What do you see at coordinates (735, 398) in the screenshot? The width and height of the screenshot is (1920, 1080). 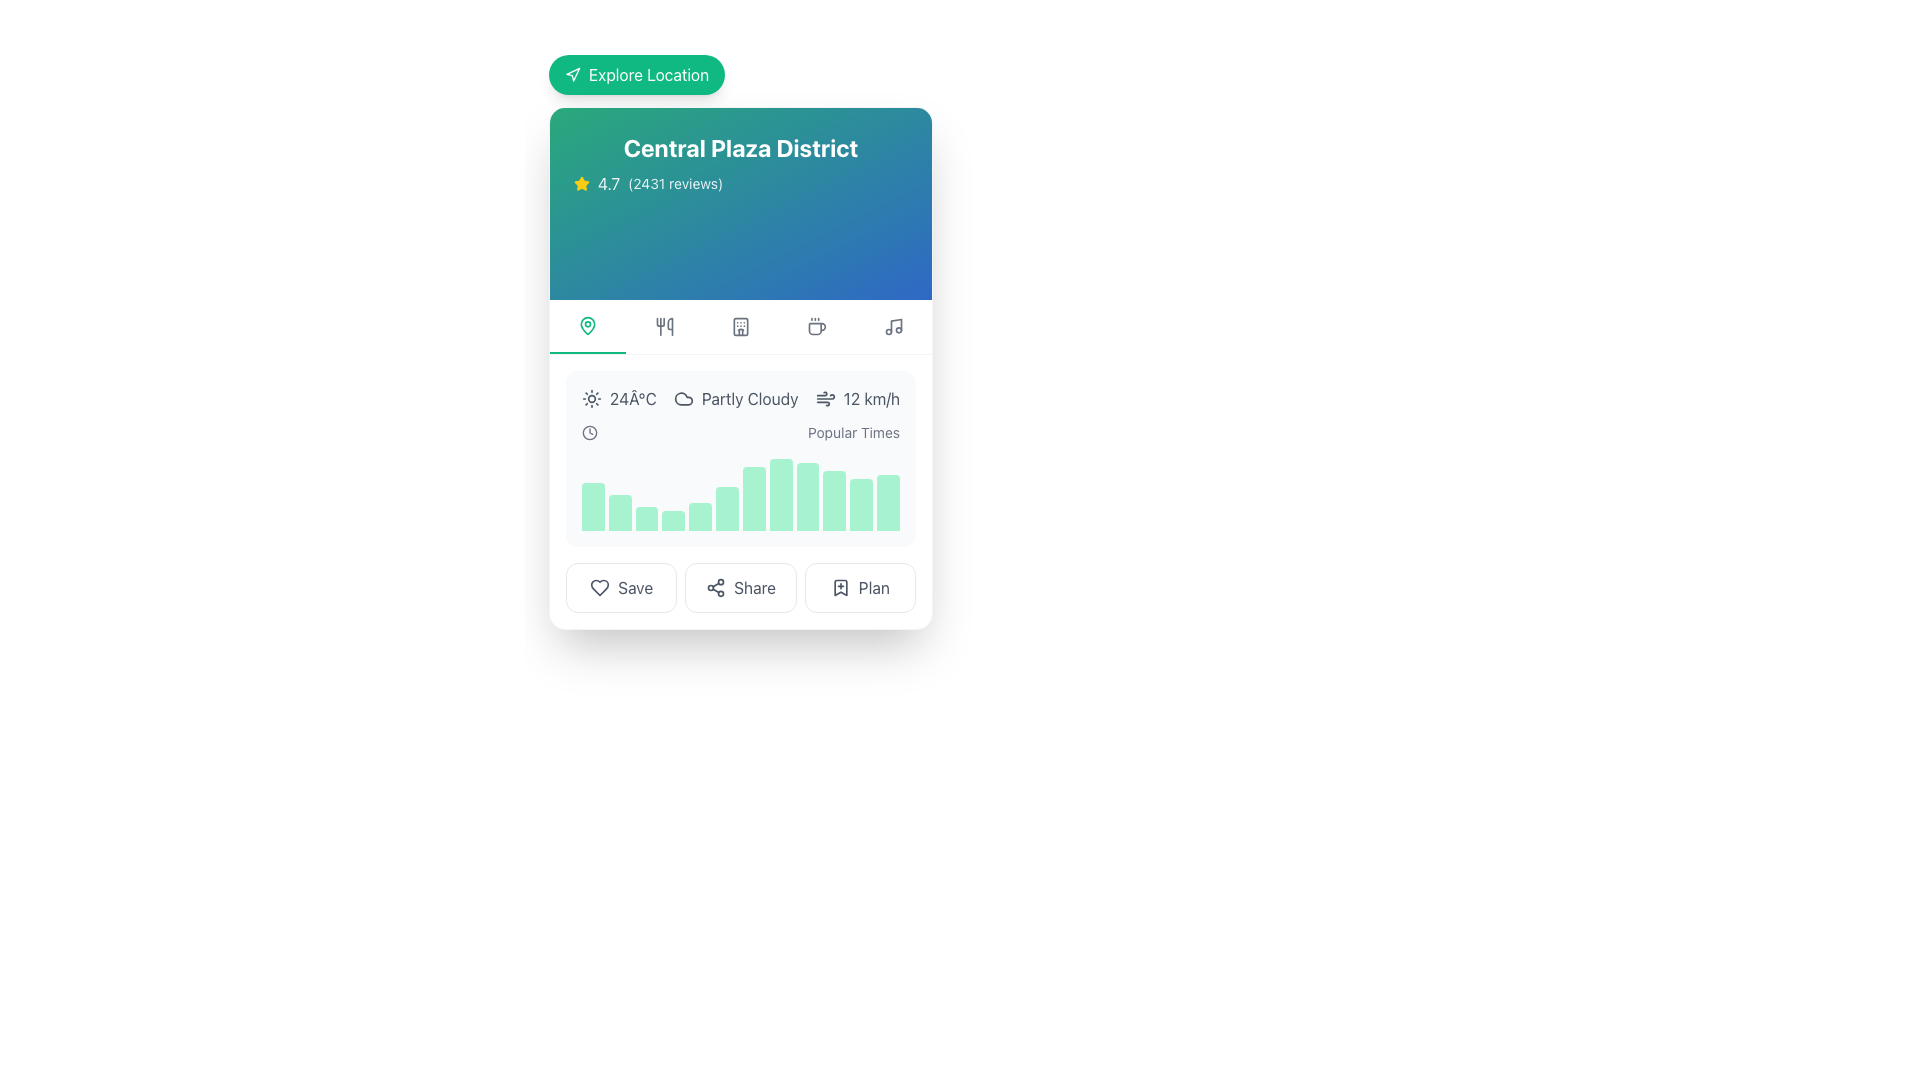 I see `the weather condition represented by the Label with Icon showing a cloud and the text 'Partly Cloudy', located in the weather status section under the 'Central Plaza District' card` at bounding box center [735, 398].